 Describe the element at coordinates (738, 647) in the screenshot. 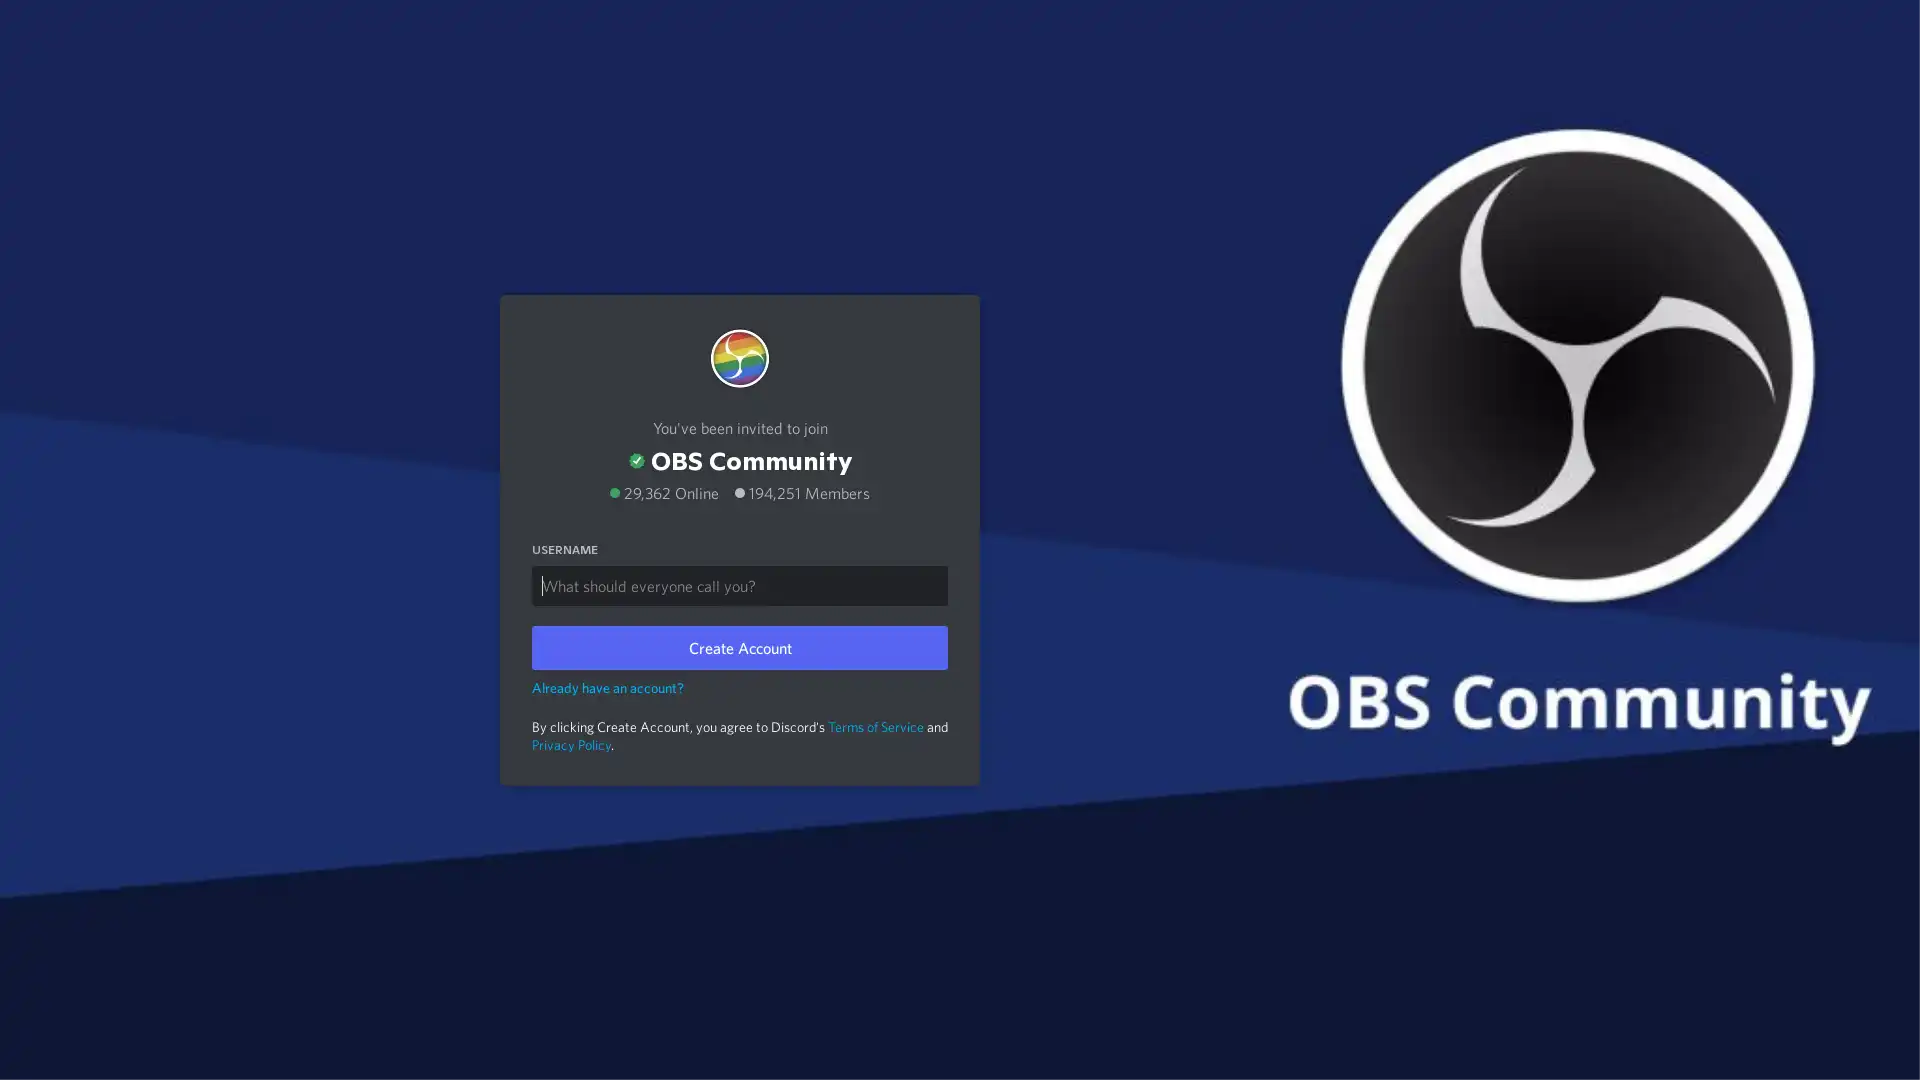

I see `Create Account` at that location.